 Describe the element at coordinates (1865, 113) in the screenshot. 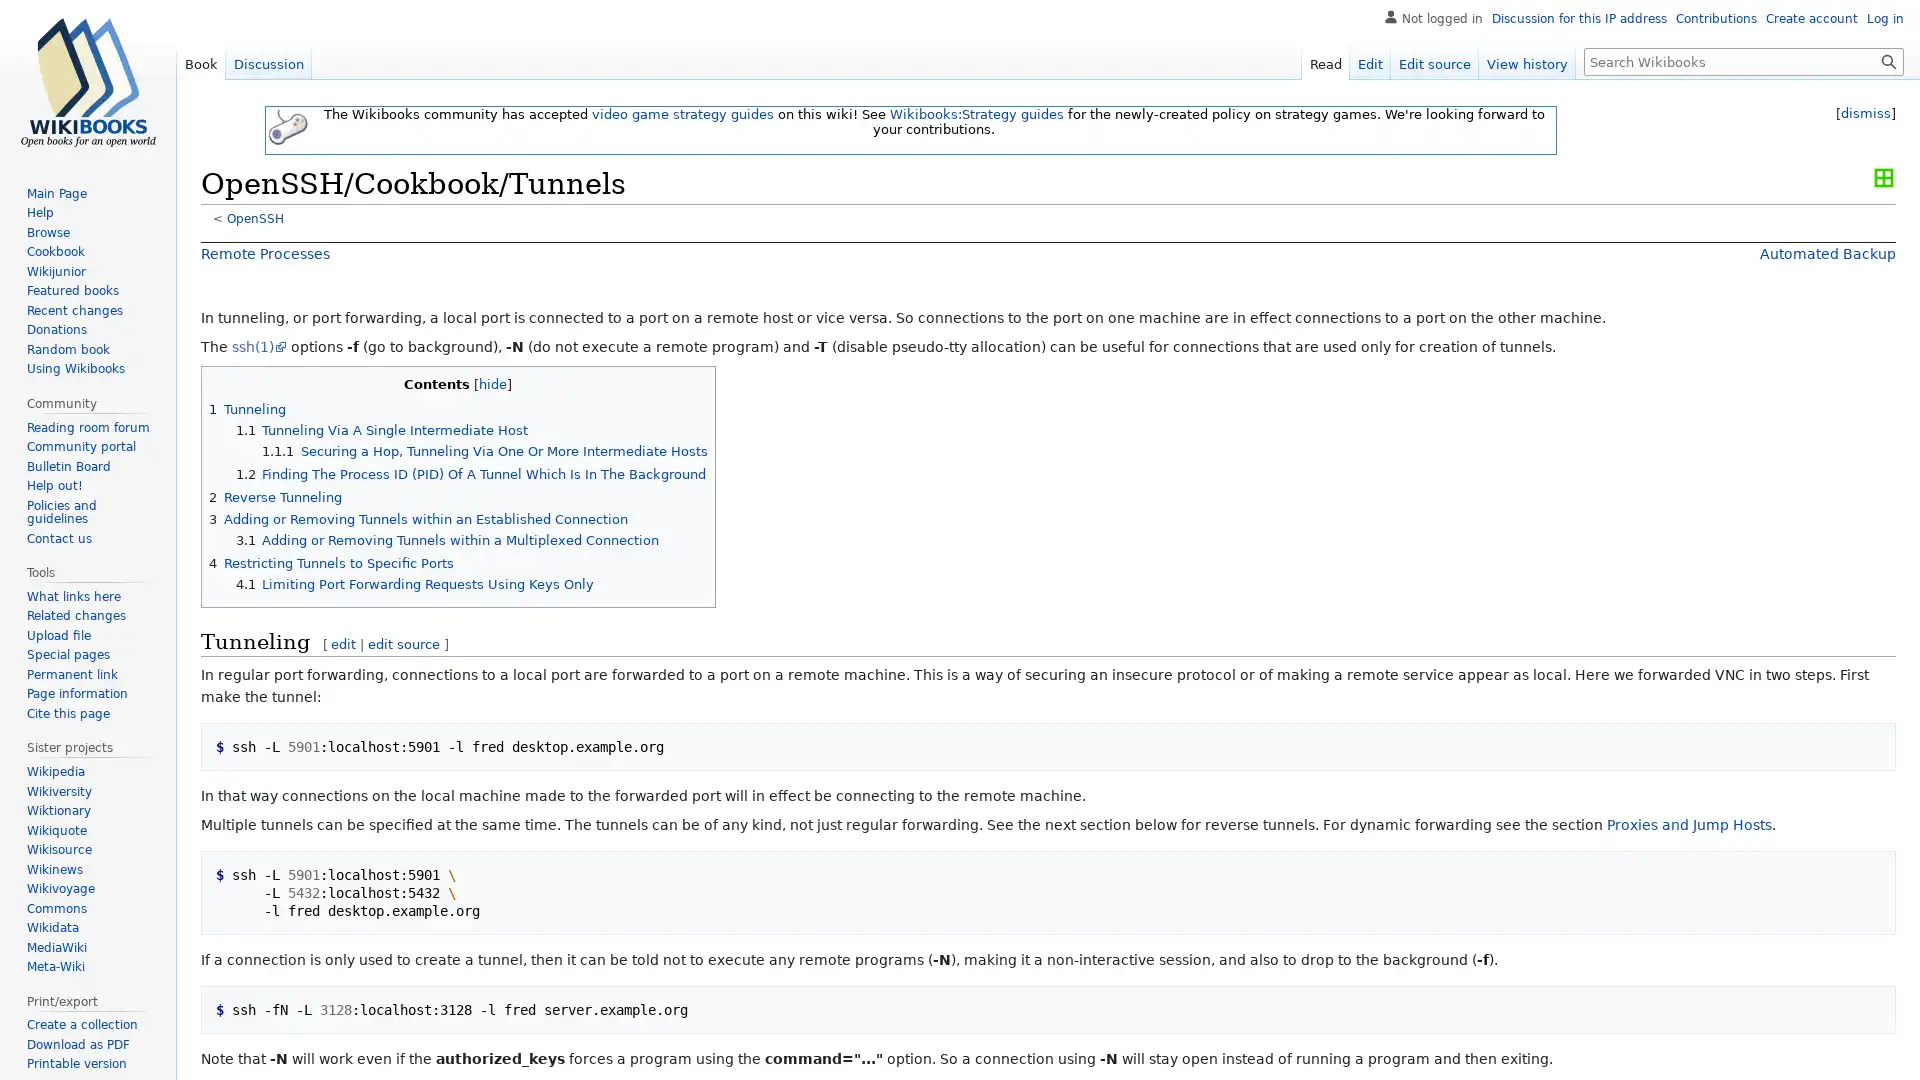

I see `dismiss` at that location.